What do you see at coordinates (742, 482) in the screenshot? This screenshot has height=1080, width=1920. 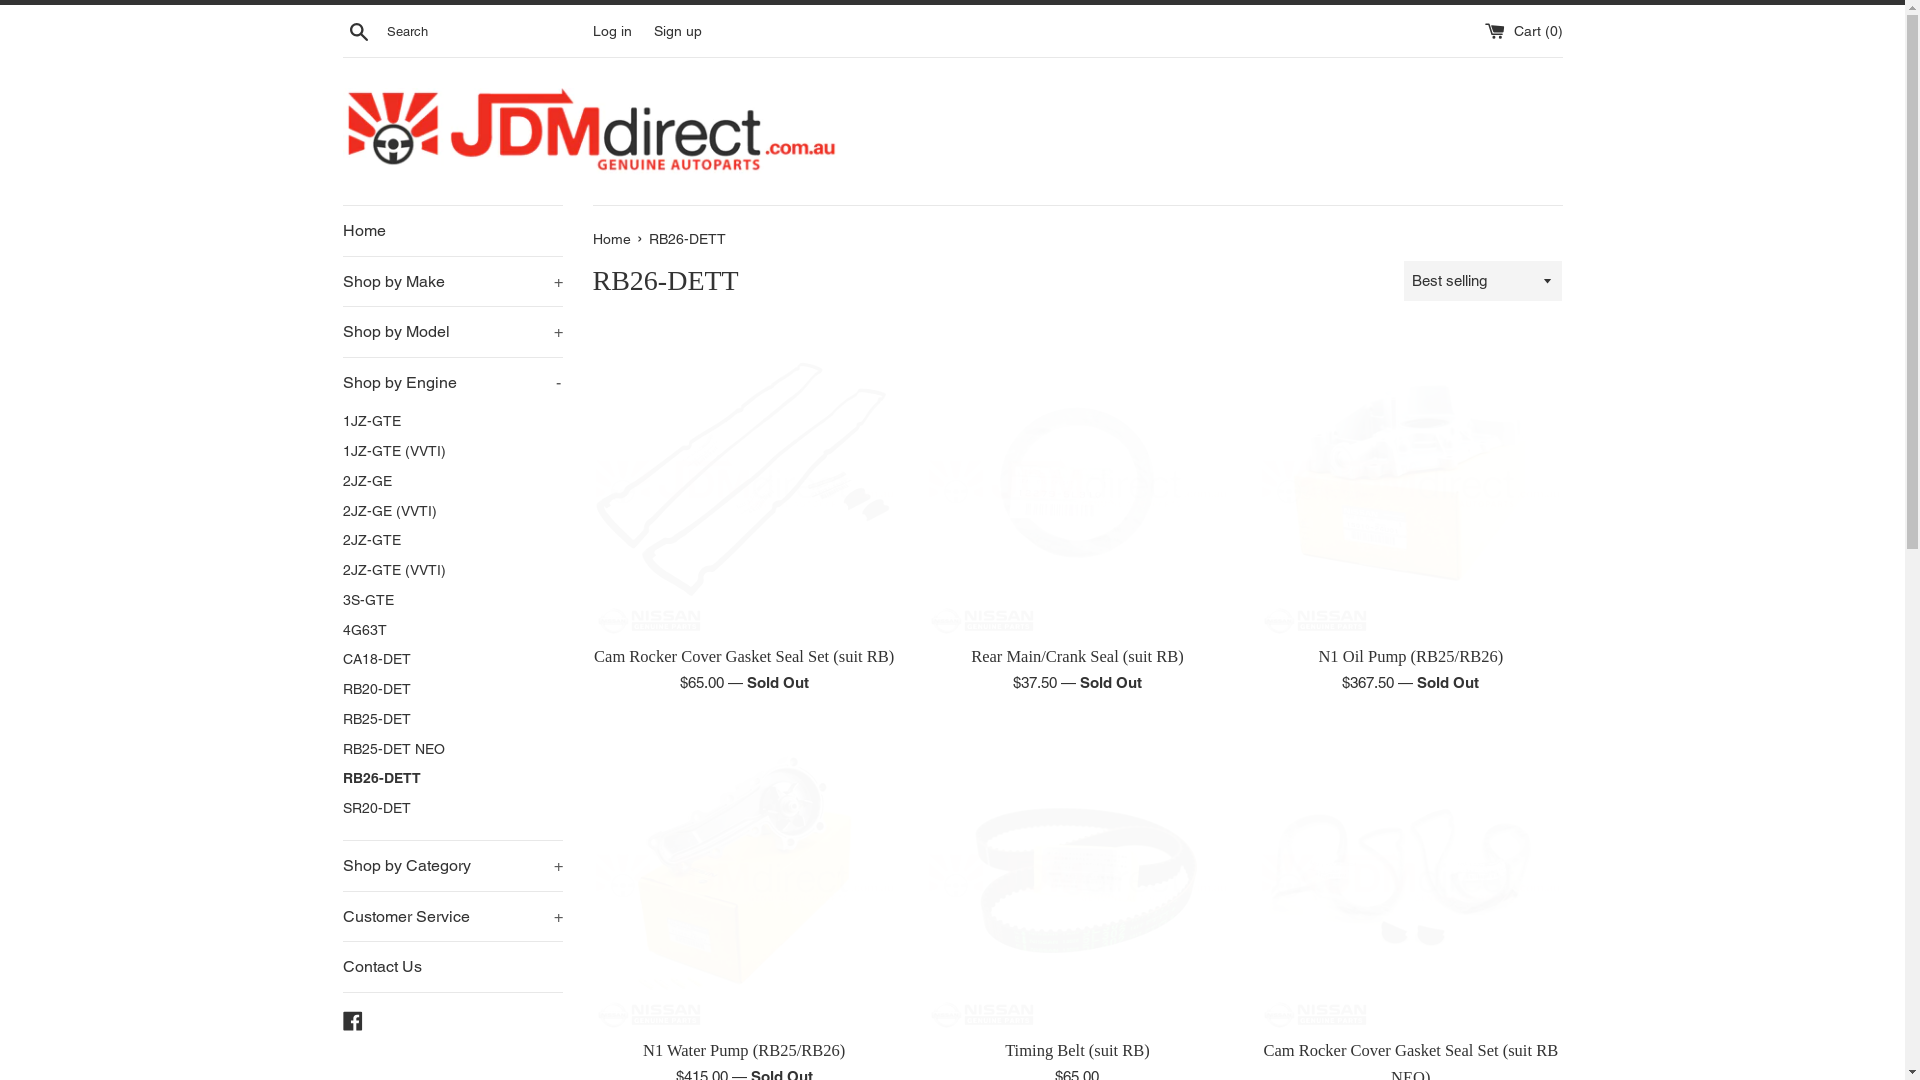 I see `'Cam Rocker Cover Gasket Seal Set (suit RB)'` at bounding box center [742, 482].